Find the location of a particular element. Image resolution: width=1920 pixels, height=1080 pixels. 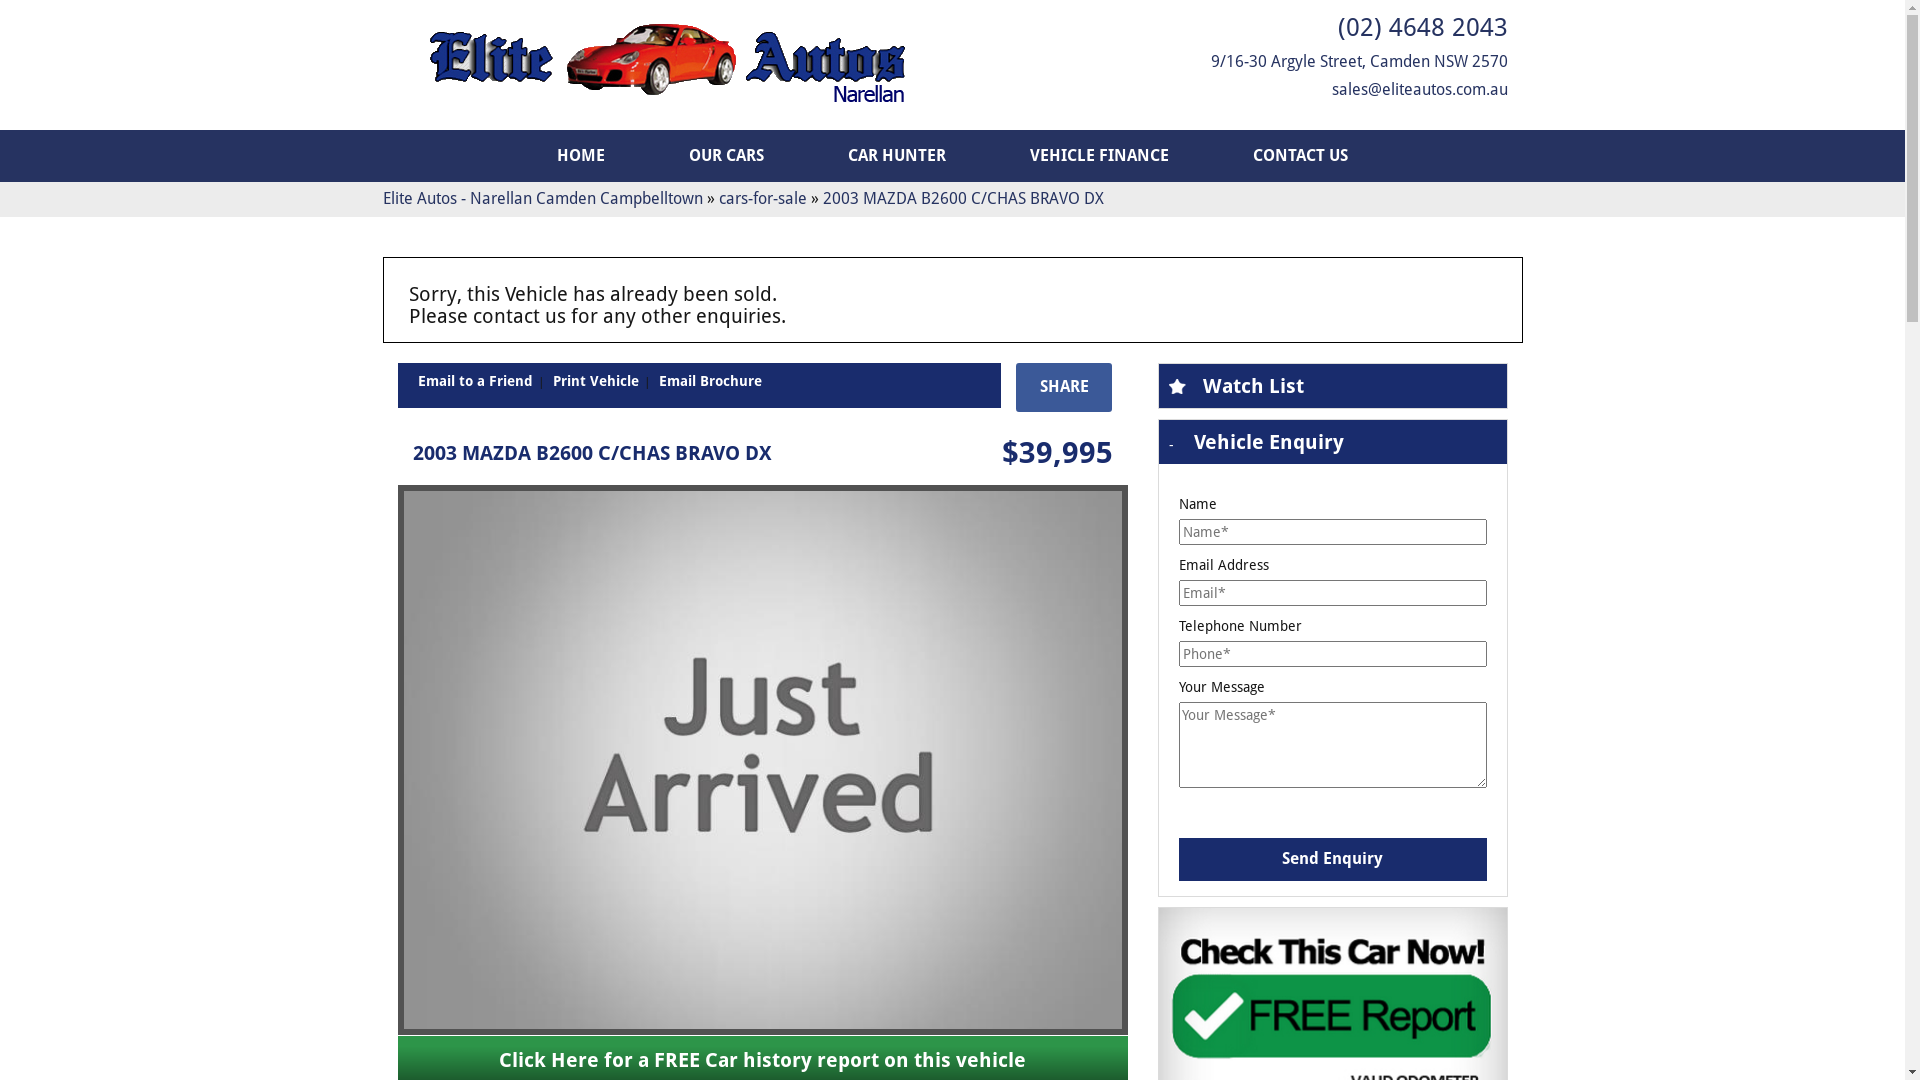

'sales@eliteautos.com.au' is located at coordinates (1419, 88).